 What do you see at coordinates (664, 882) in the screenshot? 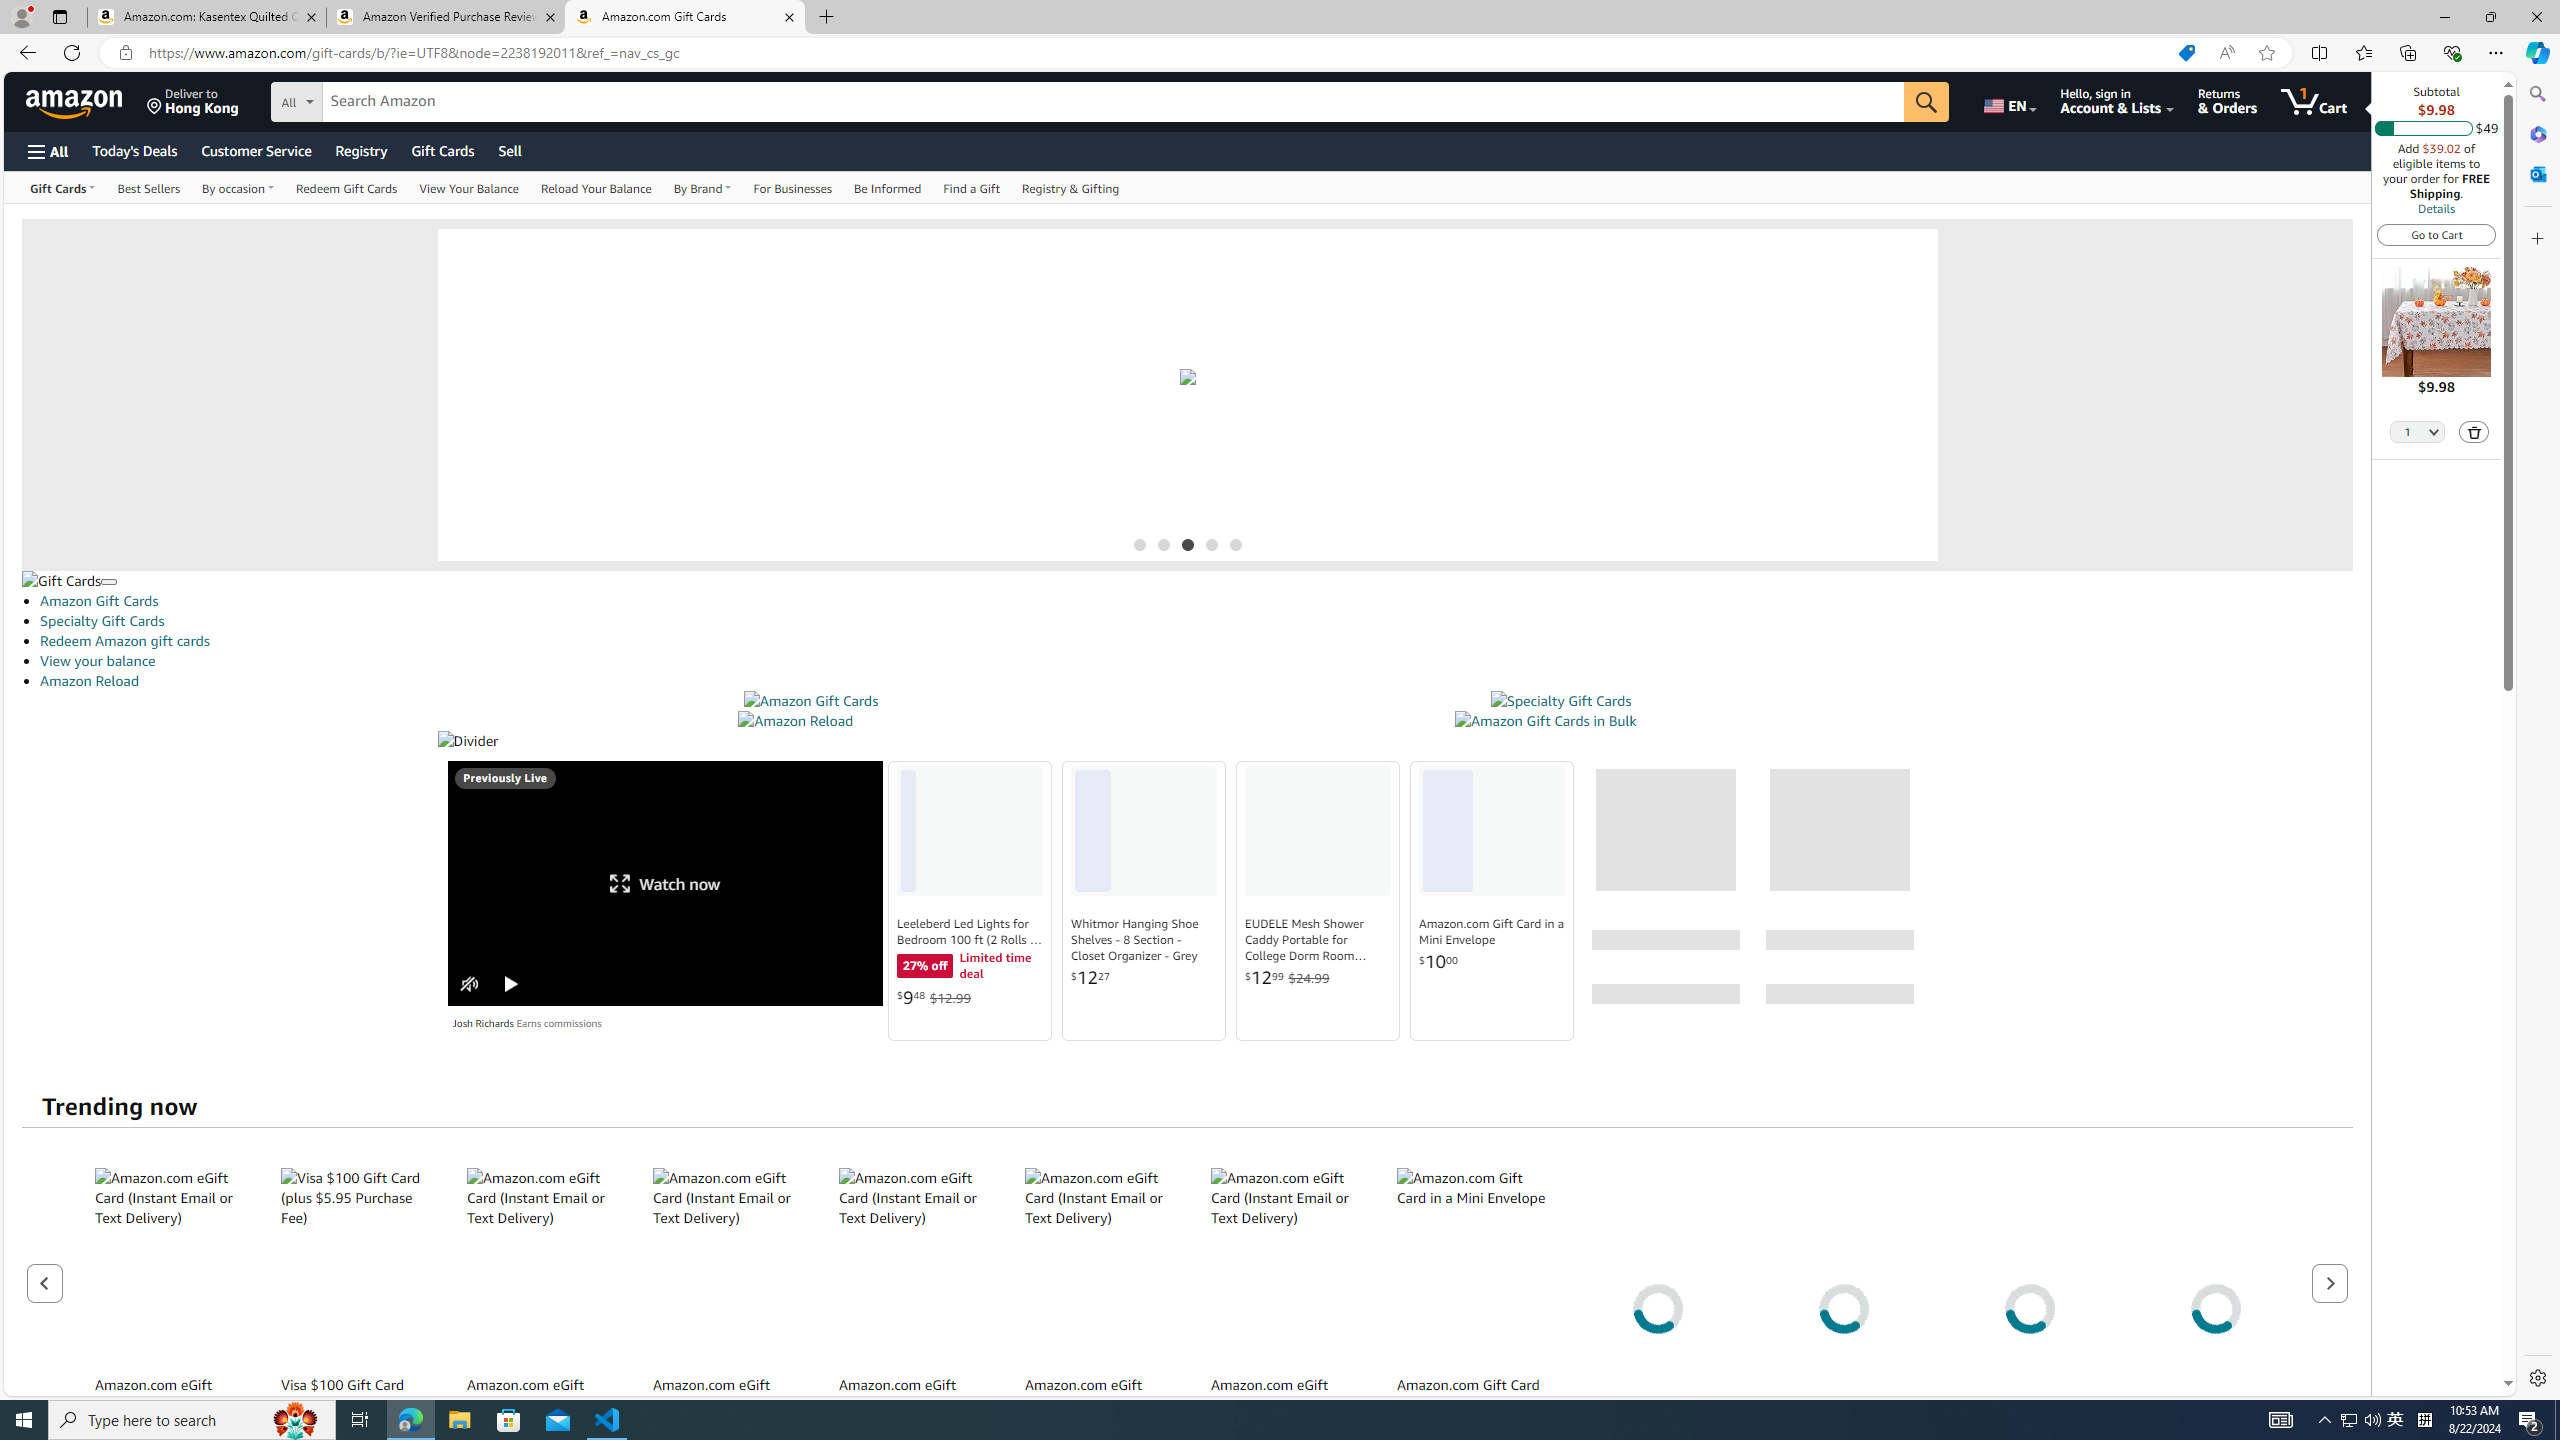
I see `'Tap Watch now to see broadcast in immersive view'` at bounding box center [664, 882].